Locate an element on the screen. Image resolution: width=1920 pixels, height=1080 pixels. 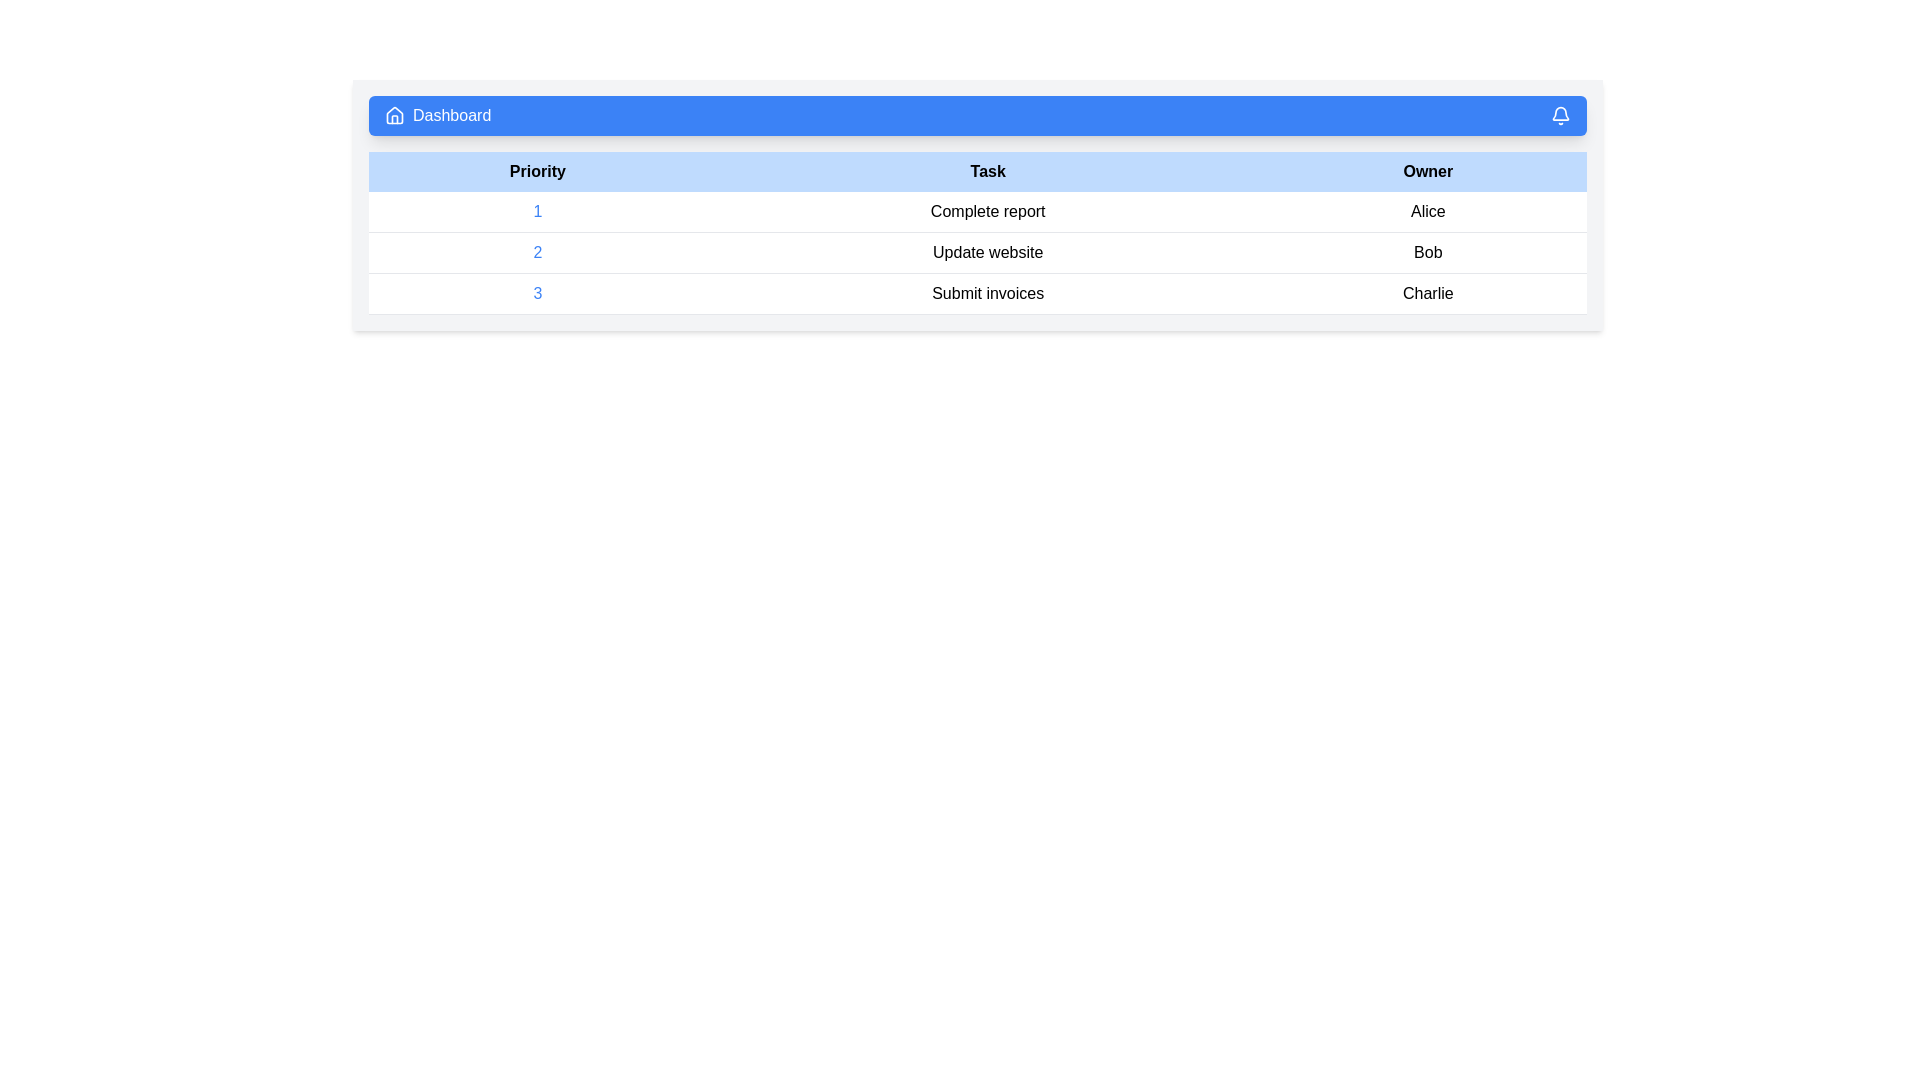
the dashboard icon located in the header bar, specifically to the left of the 'Dashboard' text label is located at coordinates (394, 115).